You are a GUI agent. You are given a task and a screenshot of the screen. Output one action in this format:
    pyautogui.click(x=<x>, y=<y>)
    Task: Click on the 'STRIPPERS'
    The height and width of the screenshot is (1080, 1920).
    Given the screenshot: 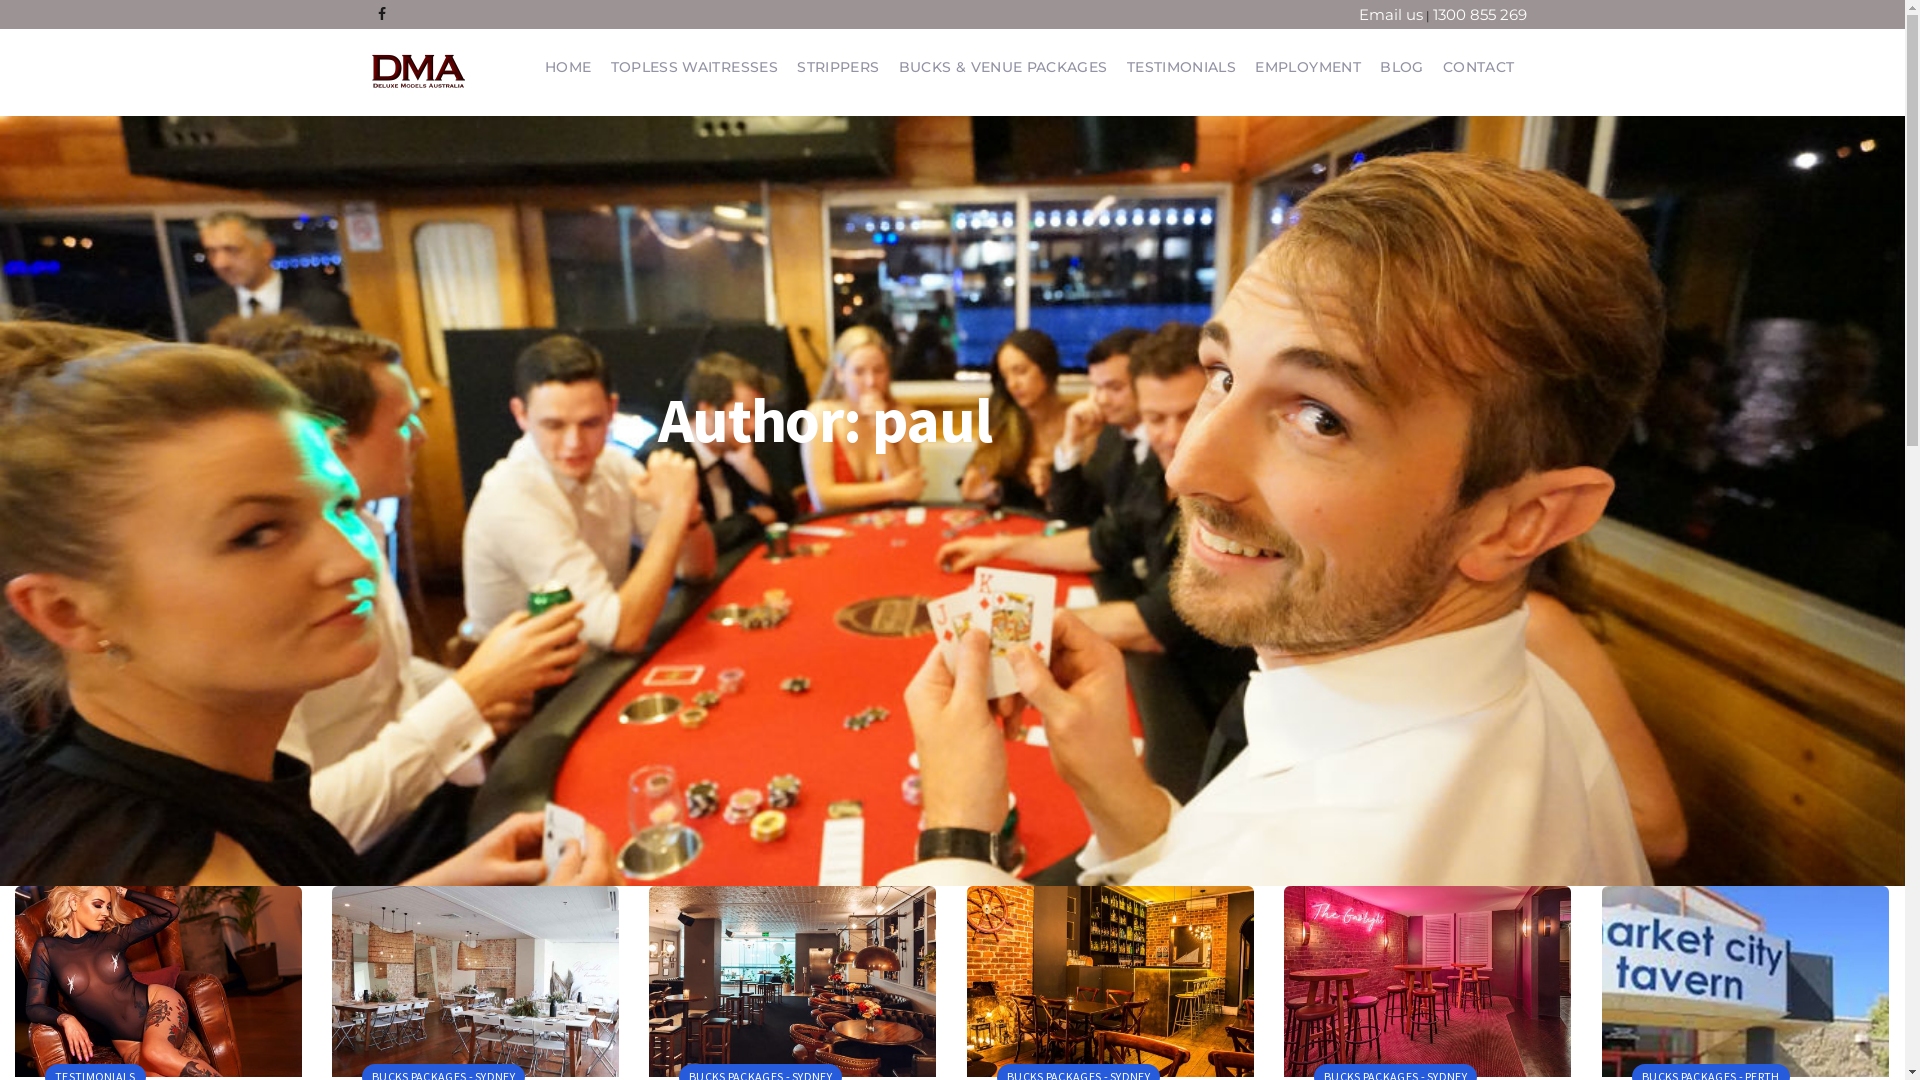 What is the action you would take?
    pyautogui.click(x=838, y=65)
    